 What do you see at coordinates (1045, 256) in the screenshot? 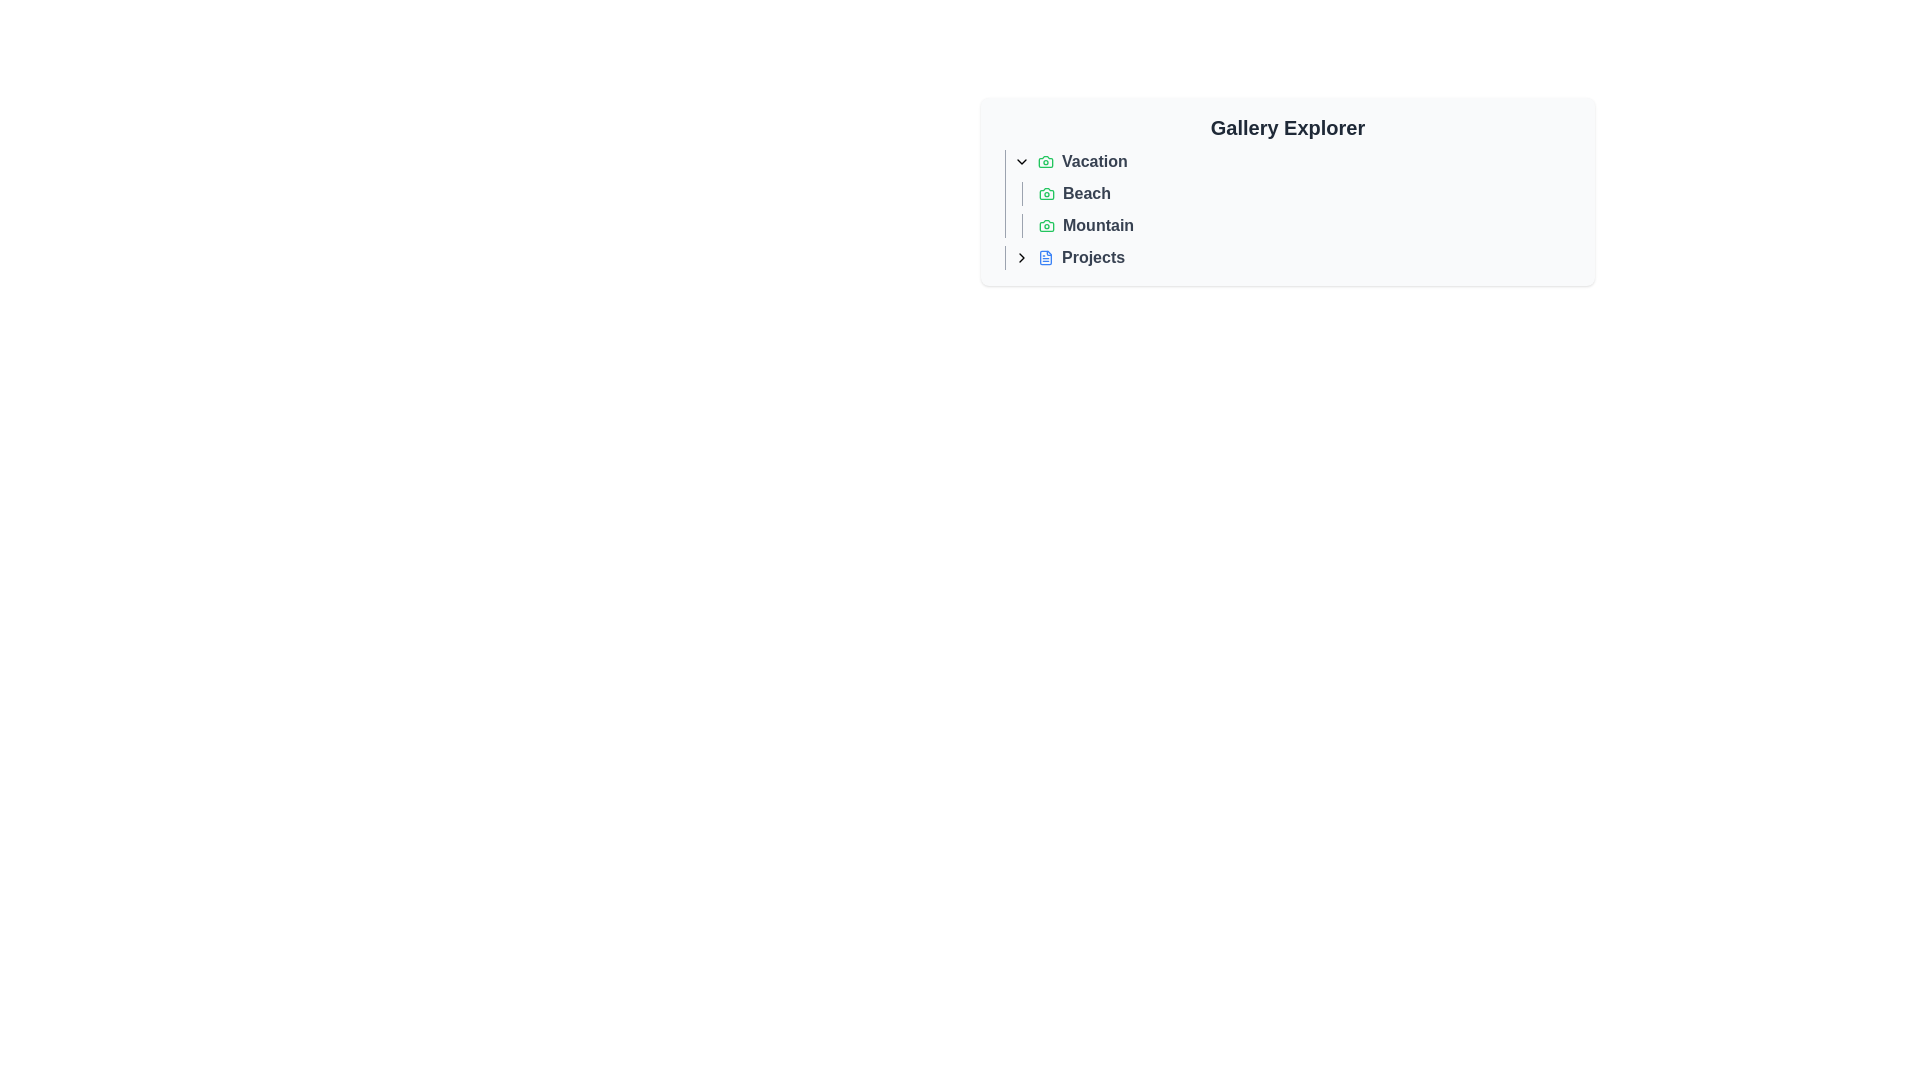
I see `the 'Projects' icon located at the bottom of the hierarchical navigation tree in the Gallery Explorer interface` at bounding box center [1045, 256].